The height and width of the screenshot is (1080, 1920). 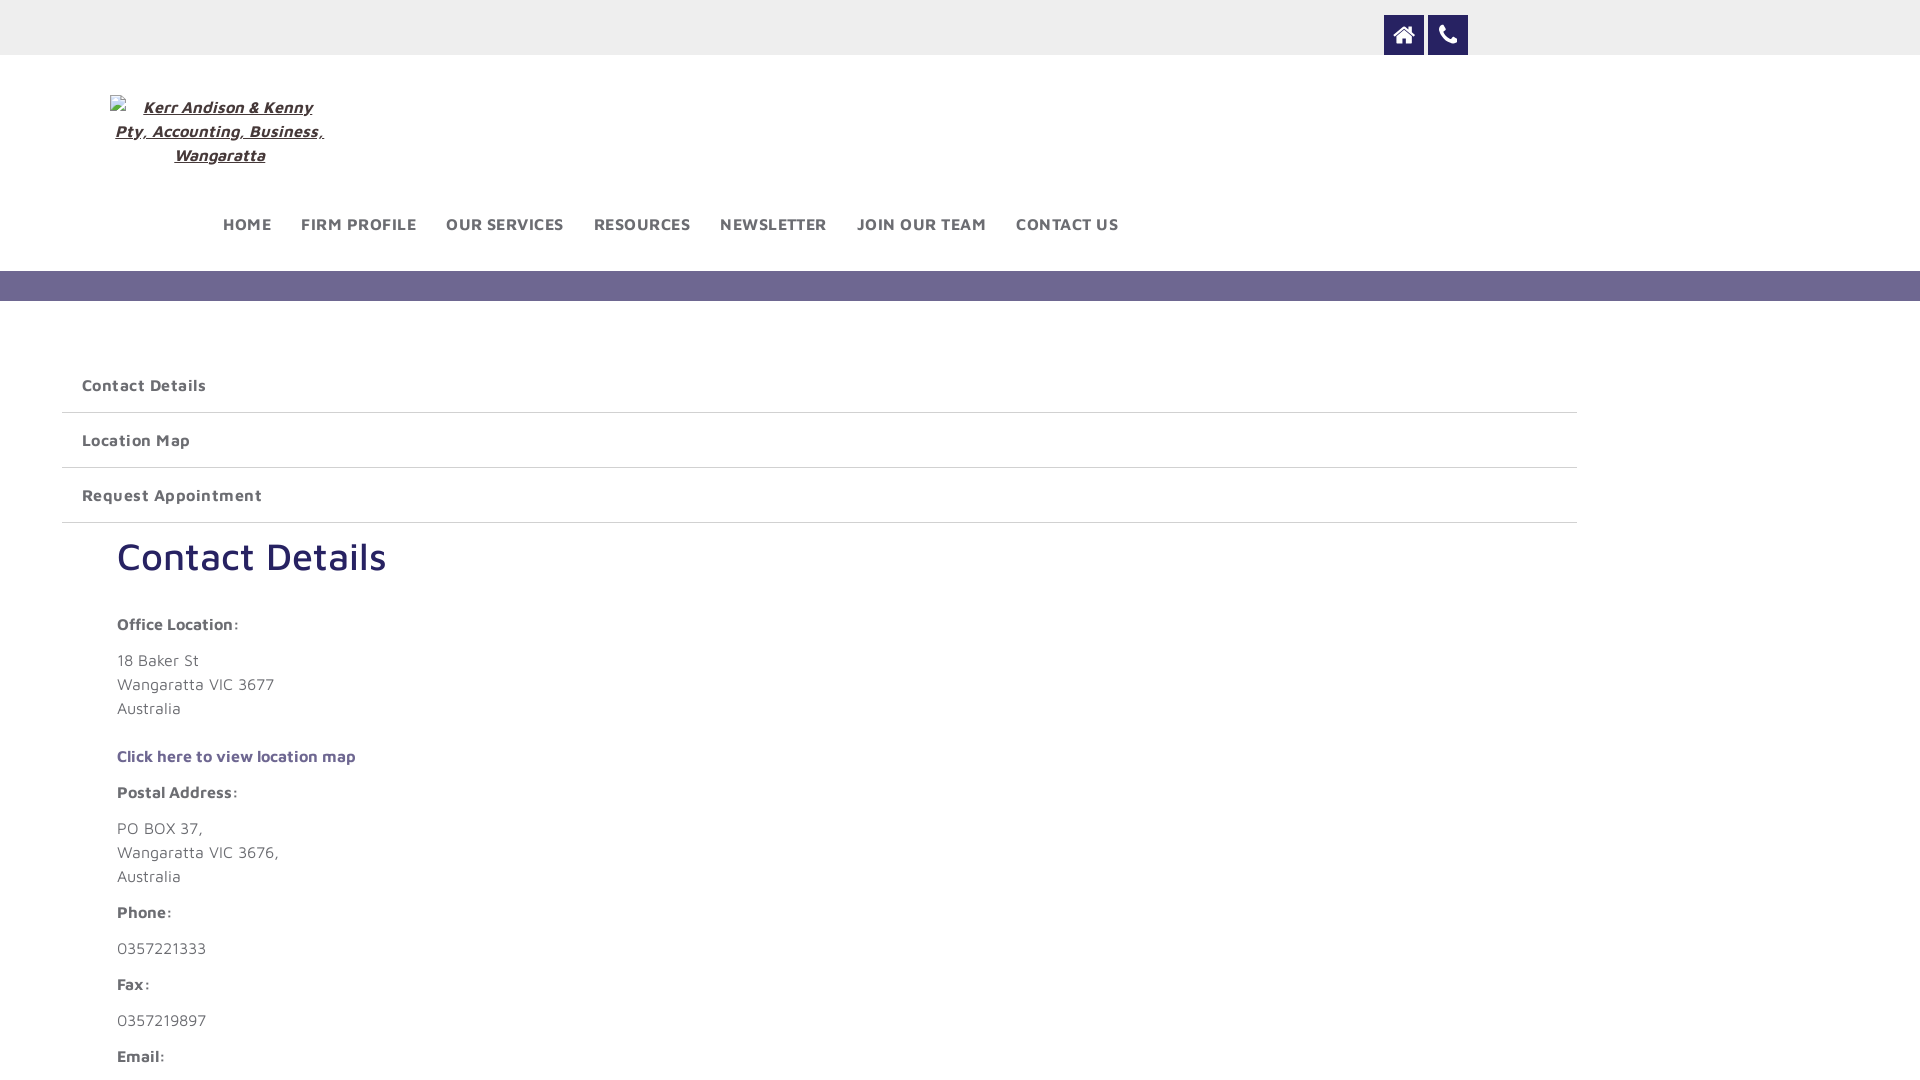 What do you see at coordinates (819, 438) in the screenshot?
I see `'Location Map'` at bounding box center [819, 438].